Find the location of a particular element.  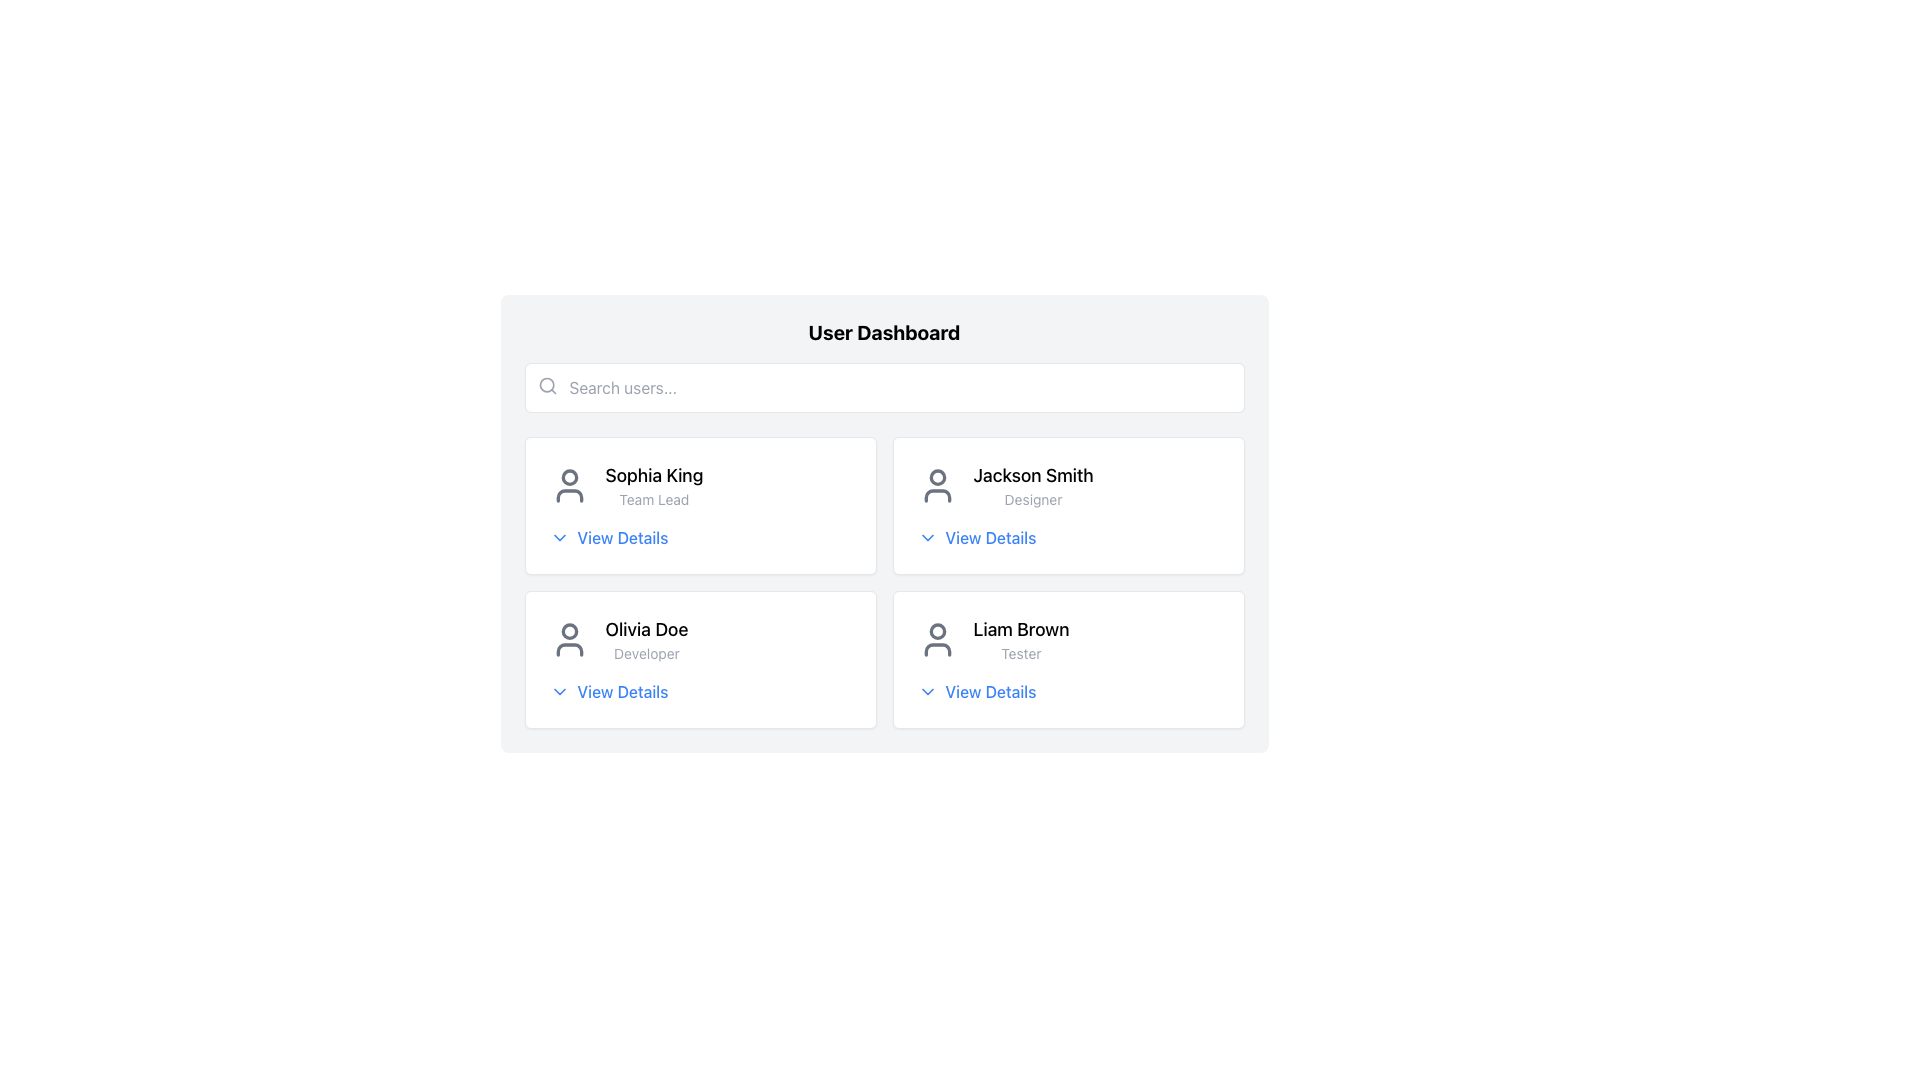

the text-based link button located below 'Sophia King Team Lead' in the first user information card of the User Dashboard is located at coordinates (608, 536).